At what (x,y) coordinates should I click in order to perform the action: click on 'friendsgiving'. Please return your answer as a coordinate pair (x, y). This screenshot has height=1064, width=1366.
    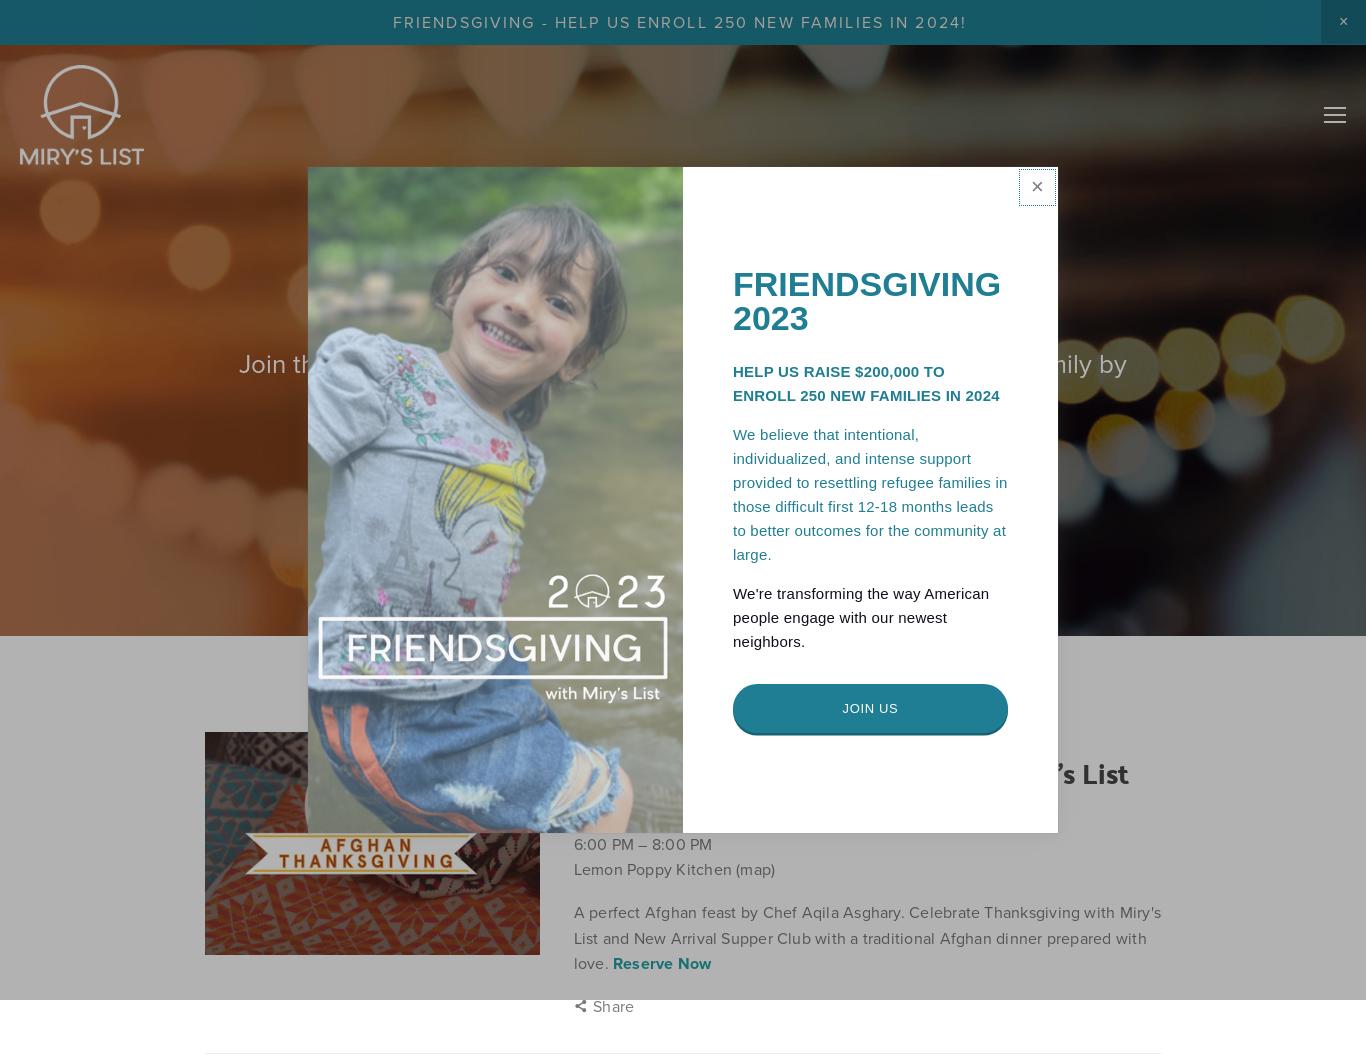
    Looking at the image, I should click on (1017, 740).